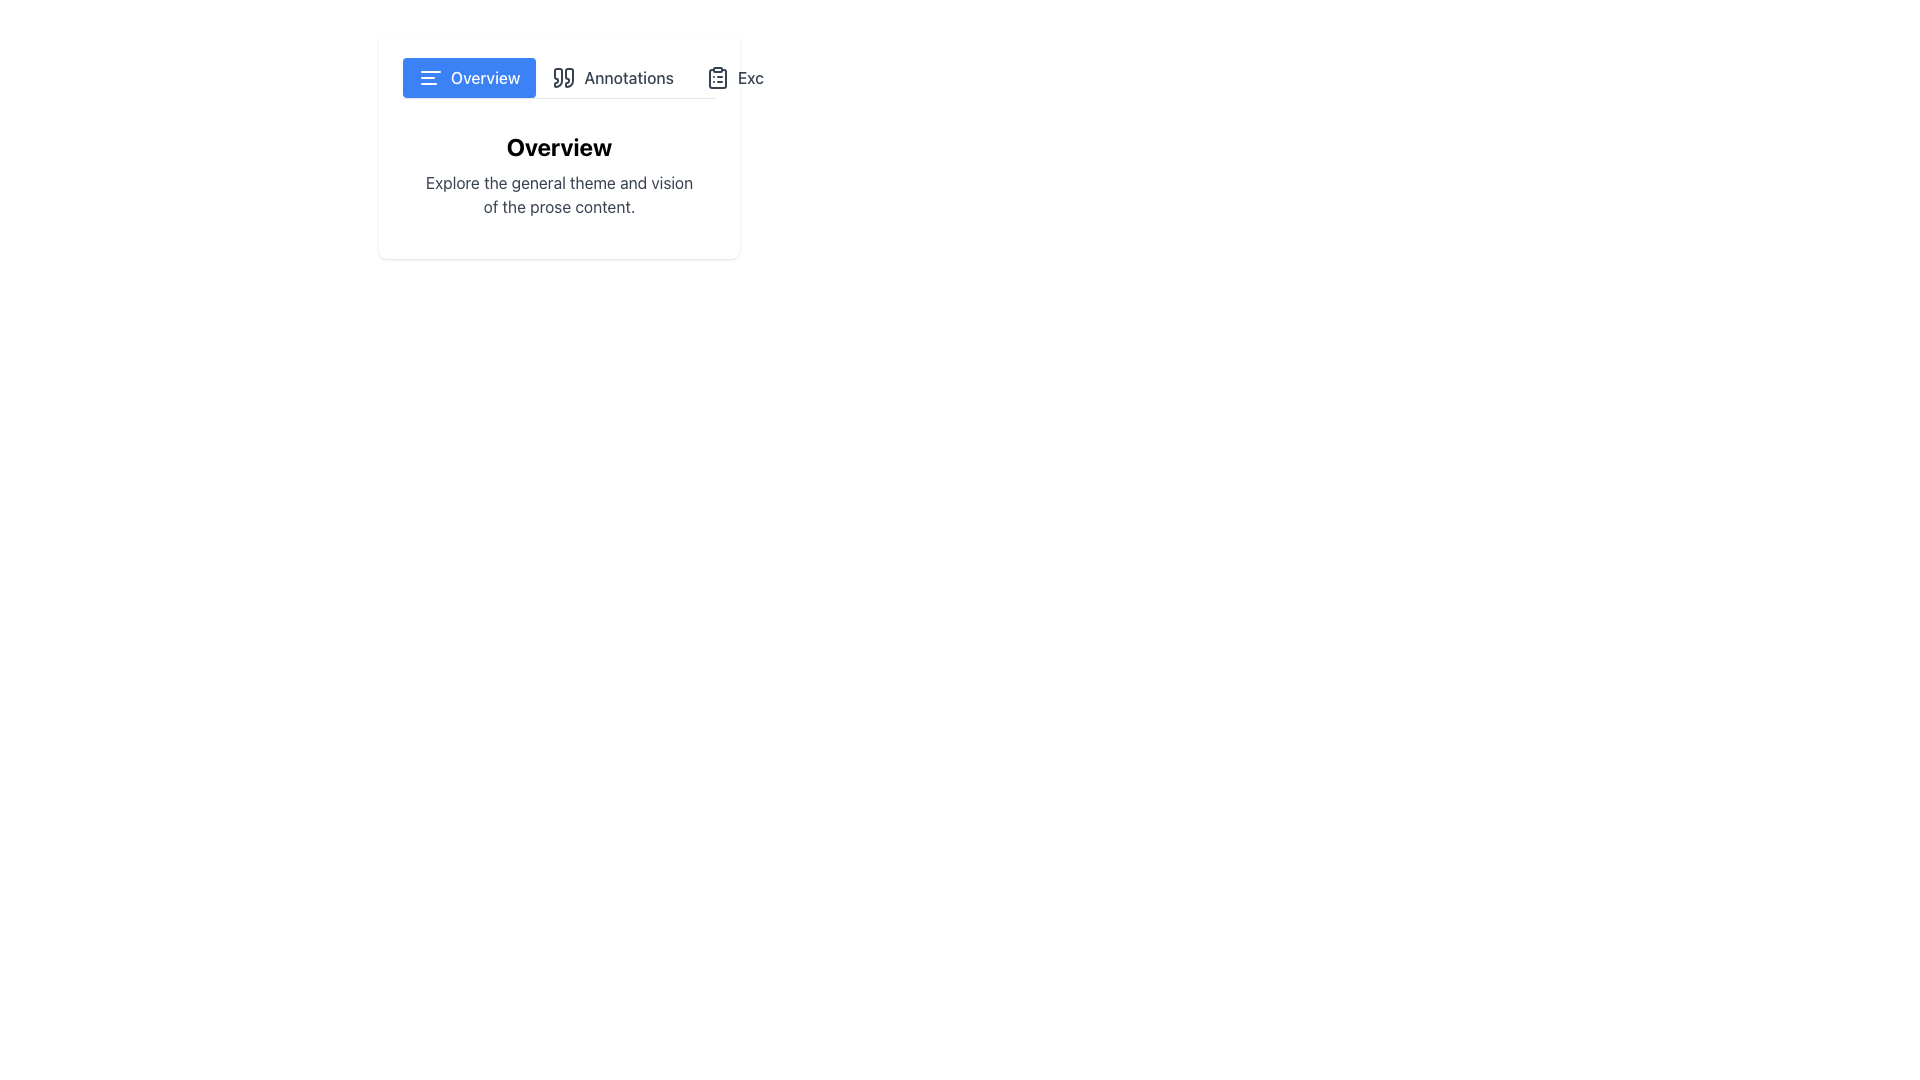 The width and height of the screenshot is (1920, 1080). What do you see at coordinates (717, 76) in the screenshot?
I see `the clipboard icon located within the 'Excerpts' button at the far right of the navigation bar, which visually indicates the section for saved content` at bounding box center [717, 76].